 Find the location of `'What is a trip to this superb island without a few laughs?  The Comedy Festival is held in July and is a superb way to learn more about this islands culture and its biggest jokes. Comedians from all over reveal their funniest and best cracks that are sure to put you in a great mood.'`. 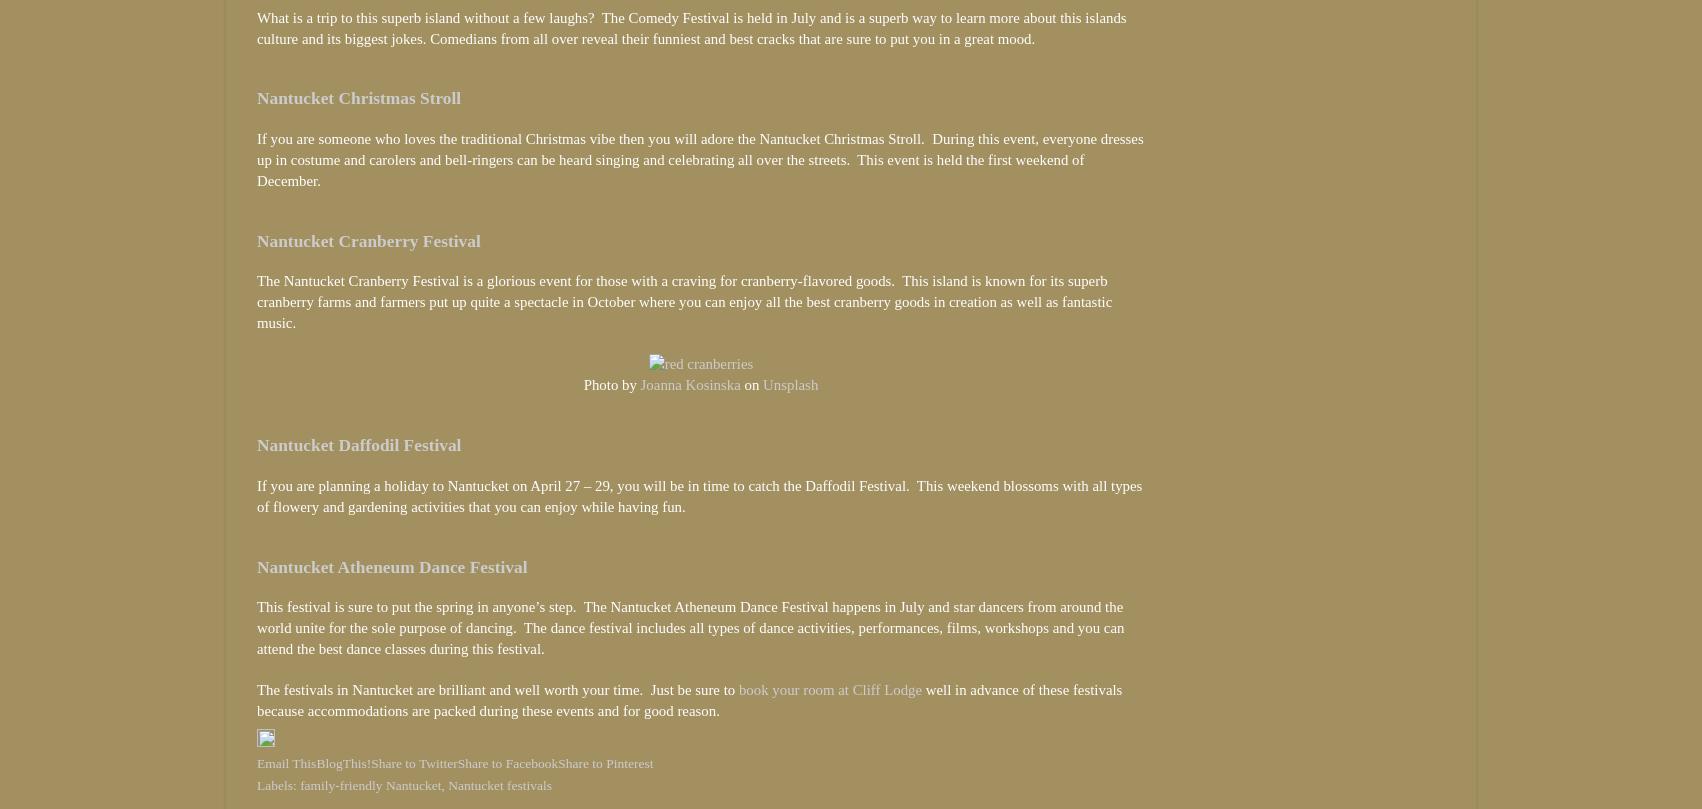

'What is a trip to this superb island without a few laughs?  The Comedy Festival is held in July and is a superb way to learn more about this islands culture and its biggest jokes. Comedians from all over reveal their funniest and best cracks that are sure to put you in a great mood.' is located at coordinates (691, 27).